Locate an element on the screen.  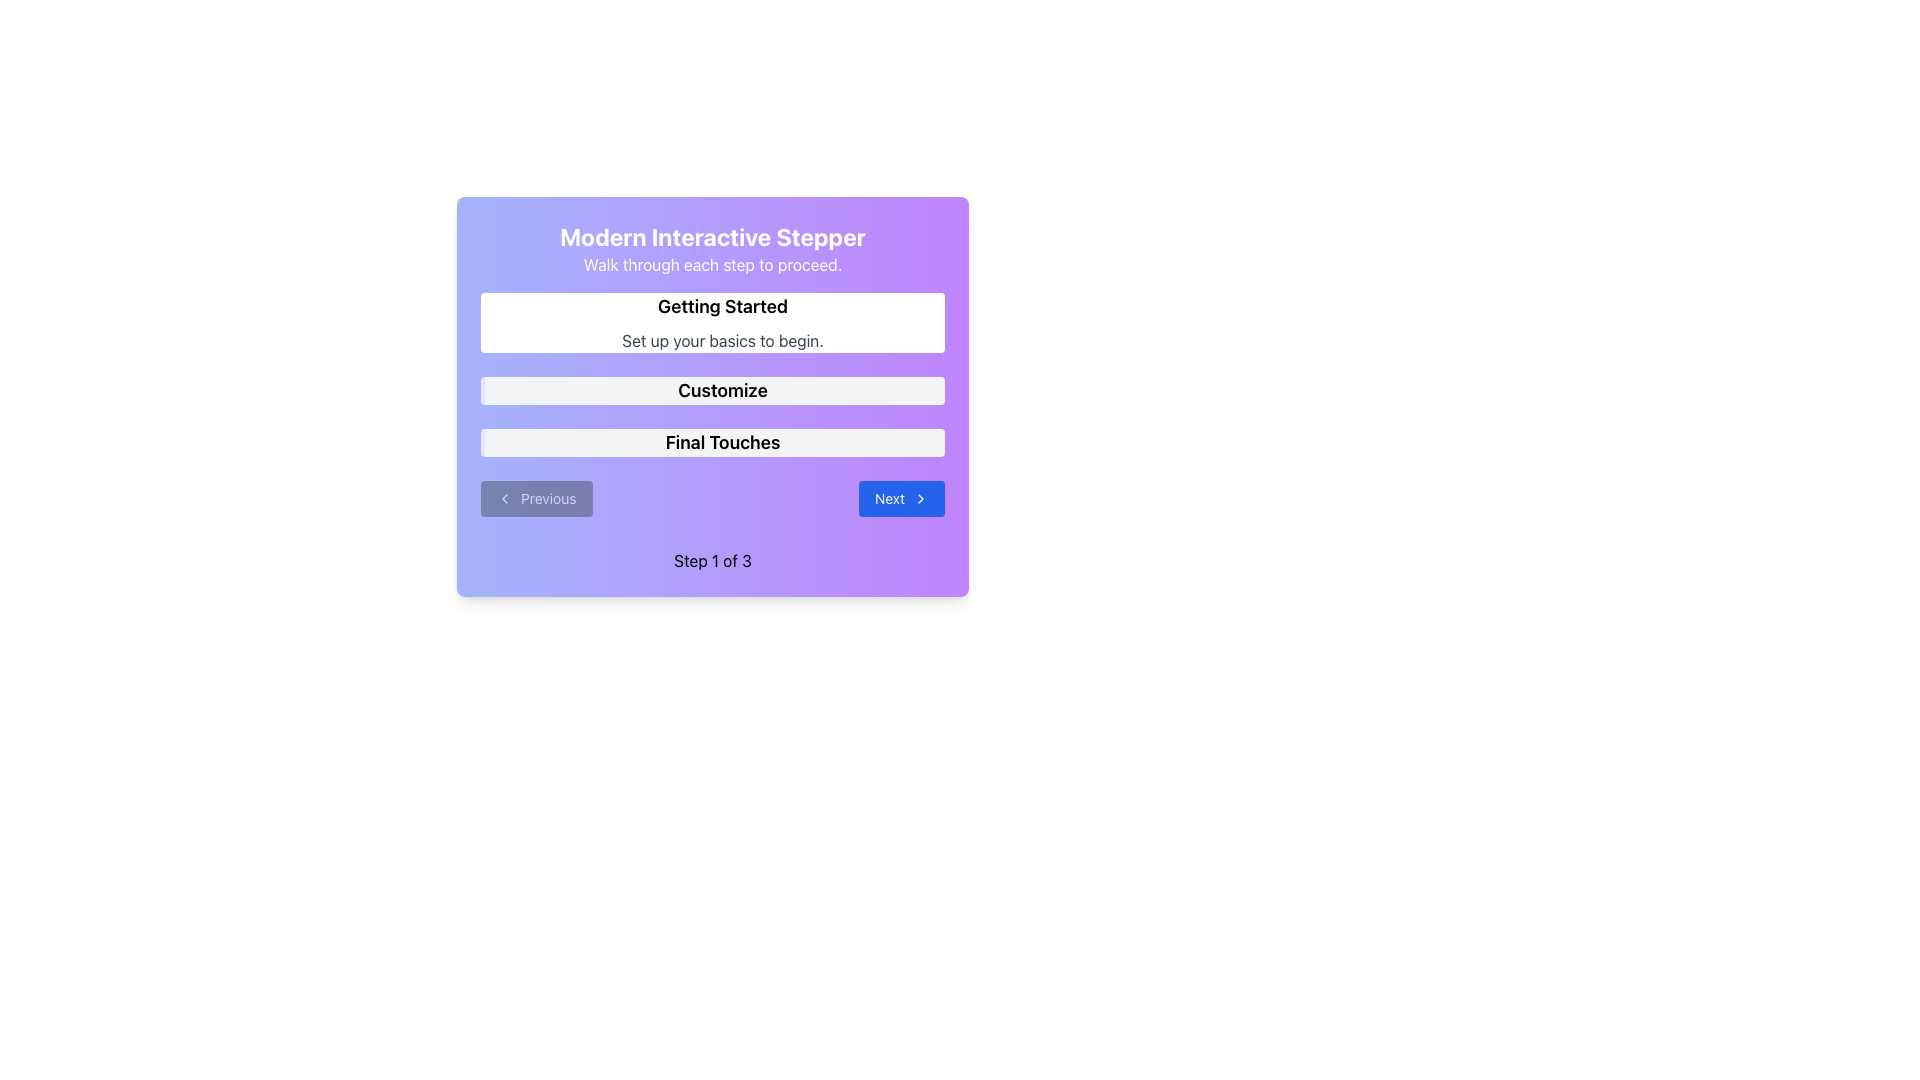
the 'Customize' button, which is the second step button in a vertical layout is located at coordinates (713, 397).